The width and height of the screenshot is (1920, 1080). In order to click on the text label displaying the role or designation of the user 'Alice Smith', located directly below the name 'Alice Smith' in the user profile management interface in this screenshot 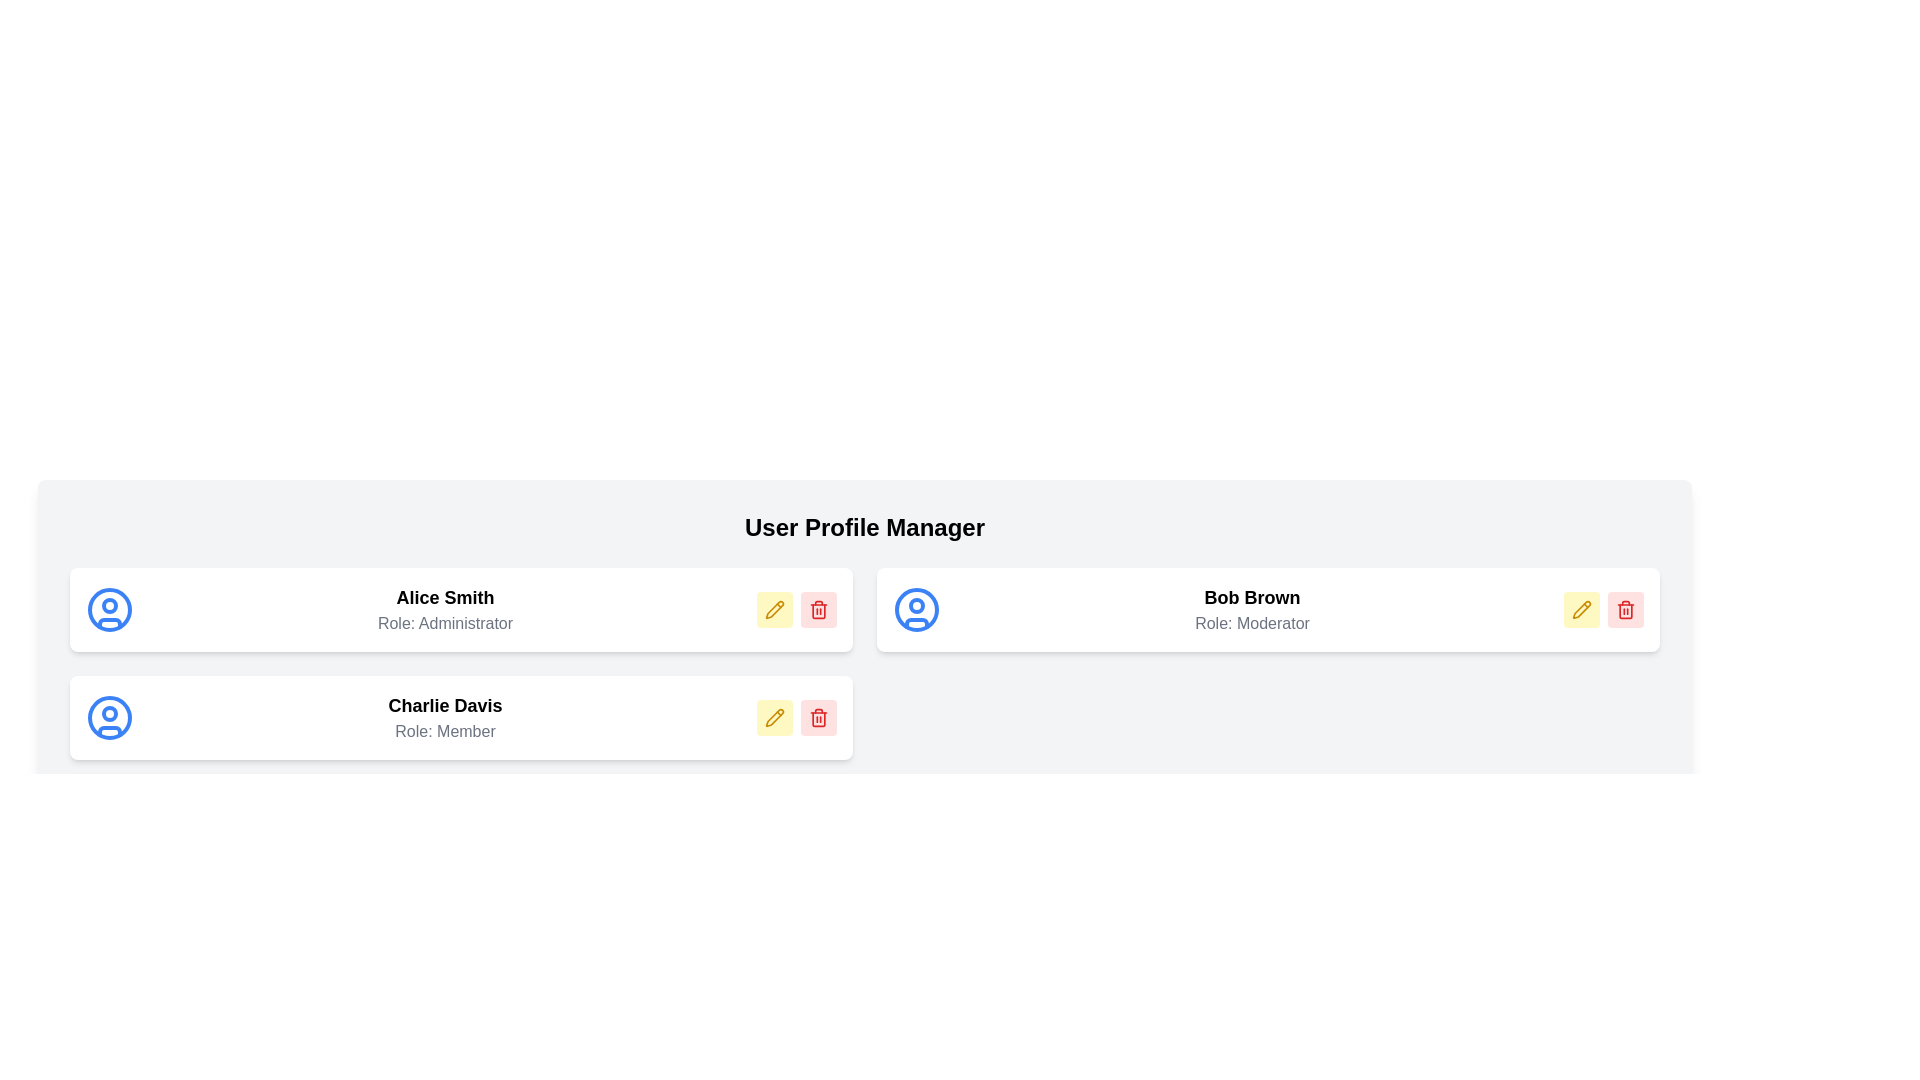, I will do `click(444, 623)`.